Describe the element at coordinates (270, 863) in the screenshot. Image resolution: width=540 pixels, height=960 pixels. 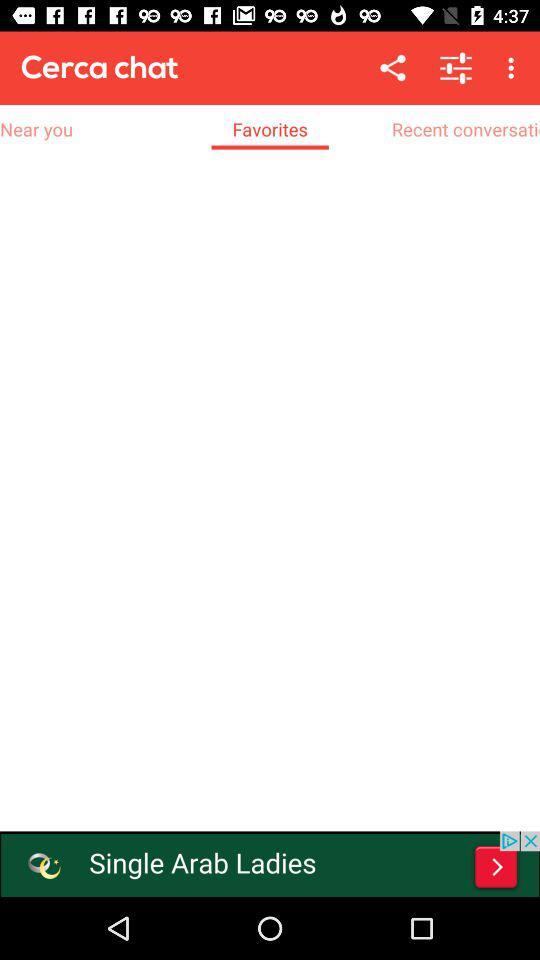
I see `advertisement` at that location.